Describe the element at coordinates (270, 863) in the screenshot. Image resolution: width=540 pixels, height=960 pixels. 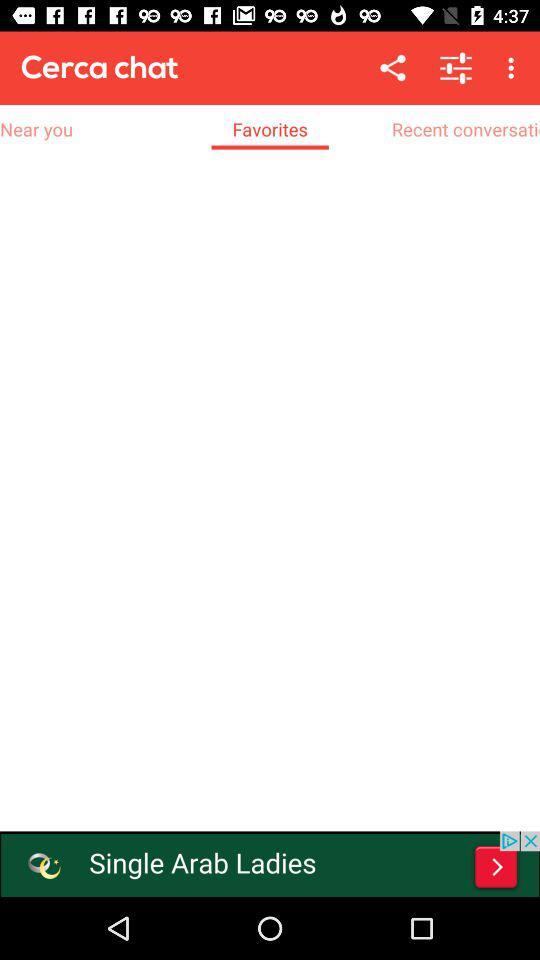
I see `advertisement` at that location.